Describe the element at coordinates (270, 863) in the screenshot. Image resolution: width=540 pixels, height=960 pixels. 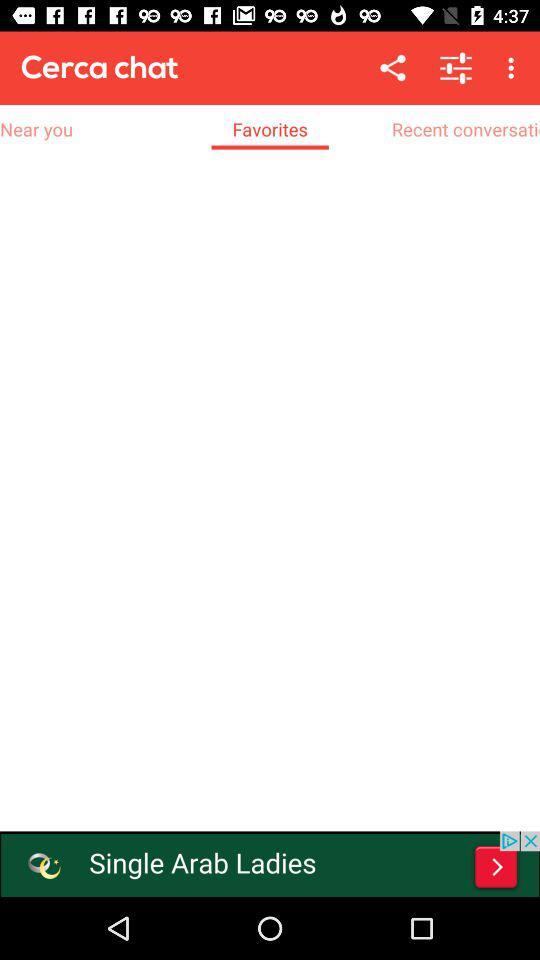
I see `advertisement` at that location.